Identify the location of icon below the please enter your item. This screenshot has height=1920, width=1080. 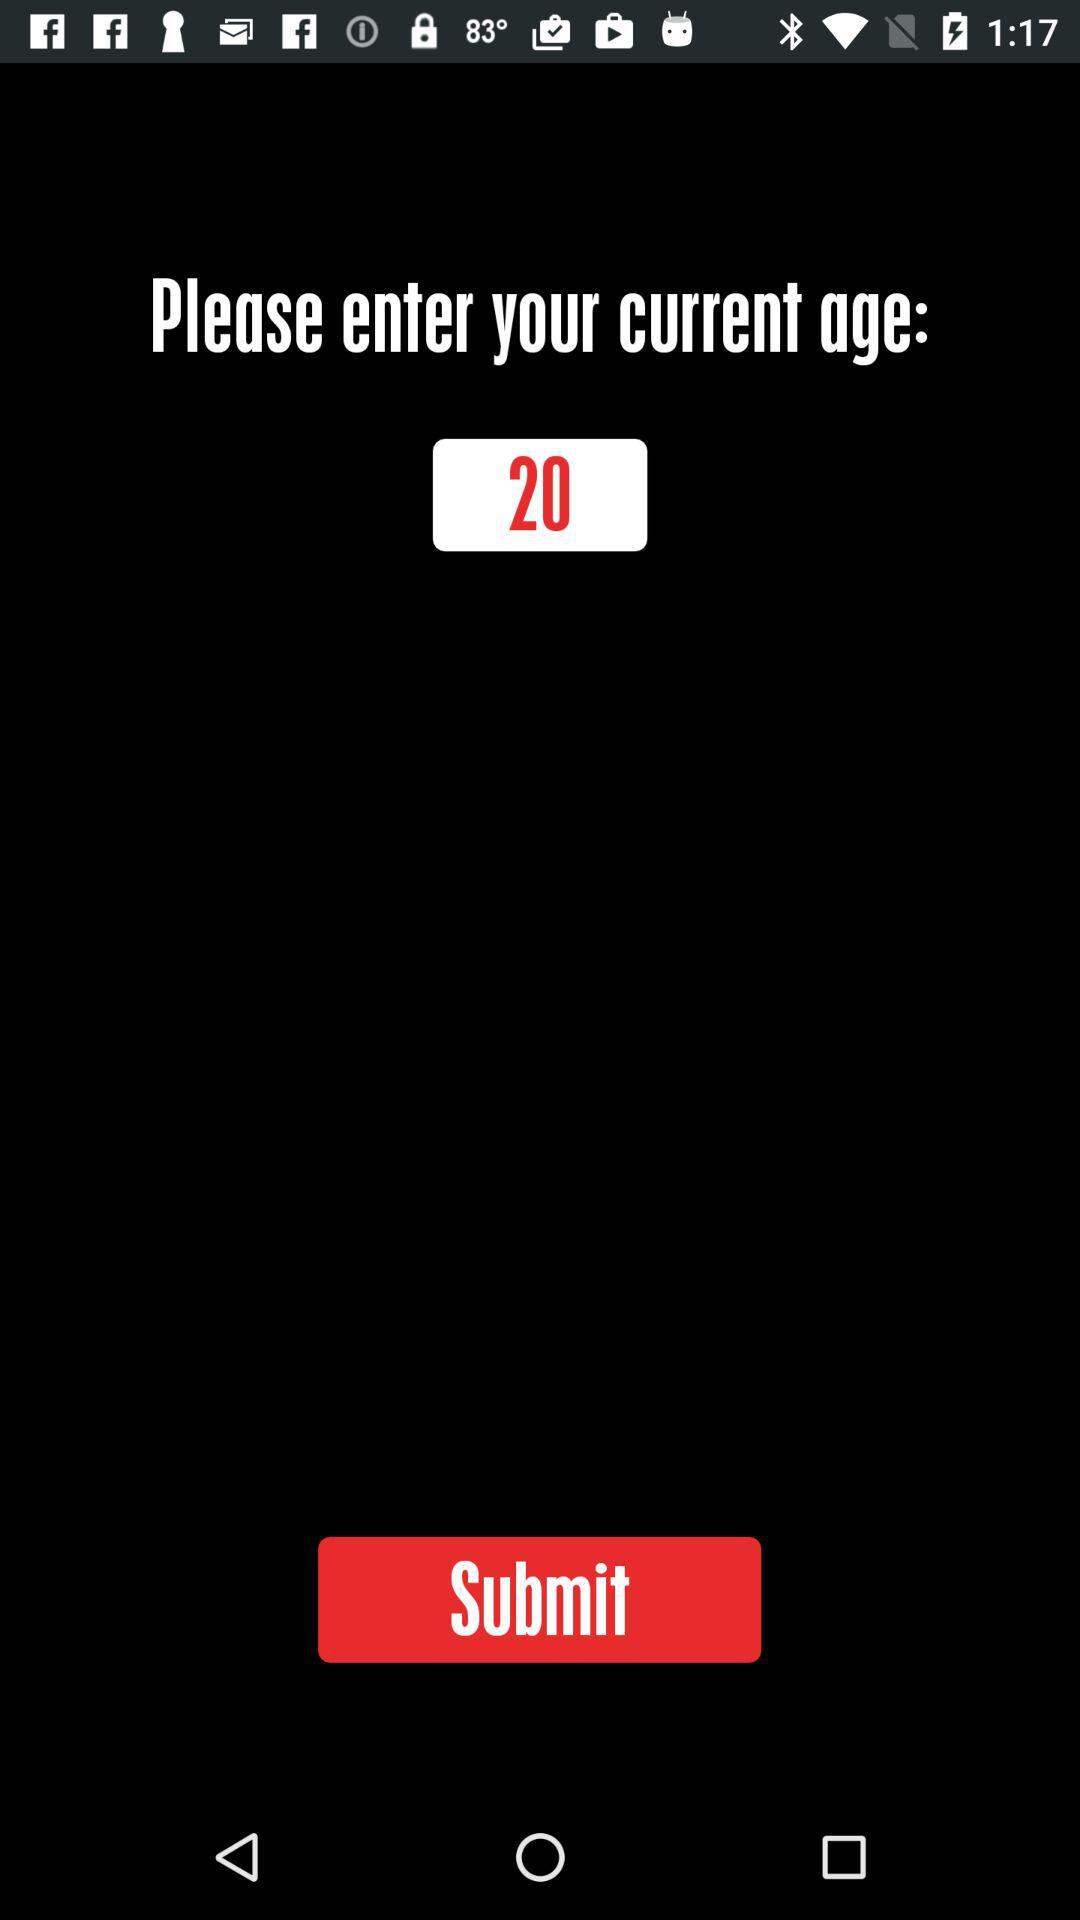
(540, 494).